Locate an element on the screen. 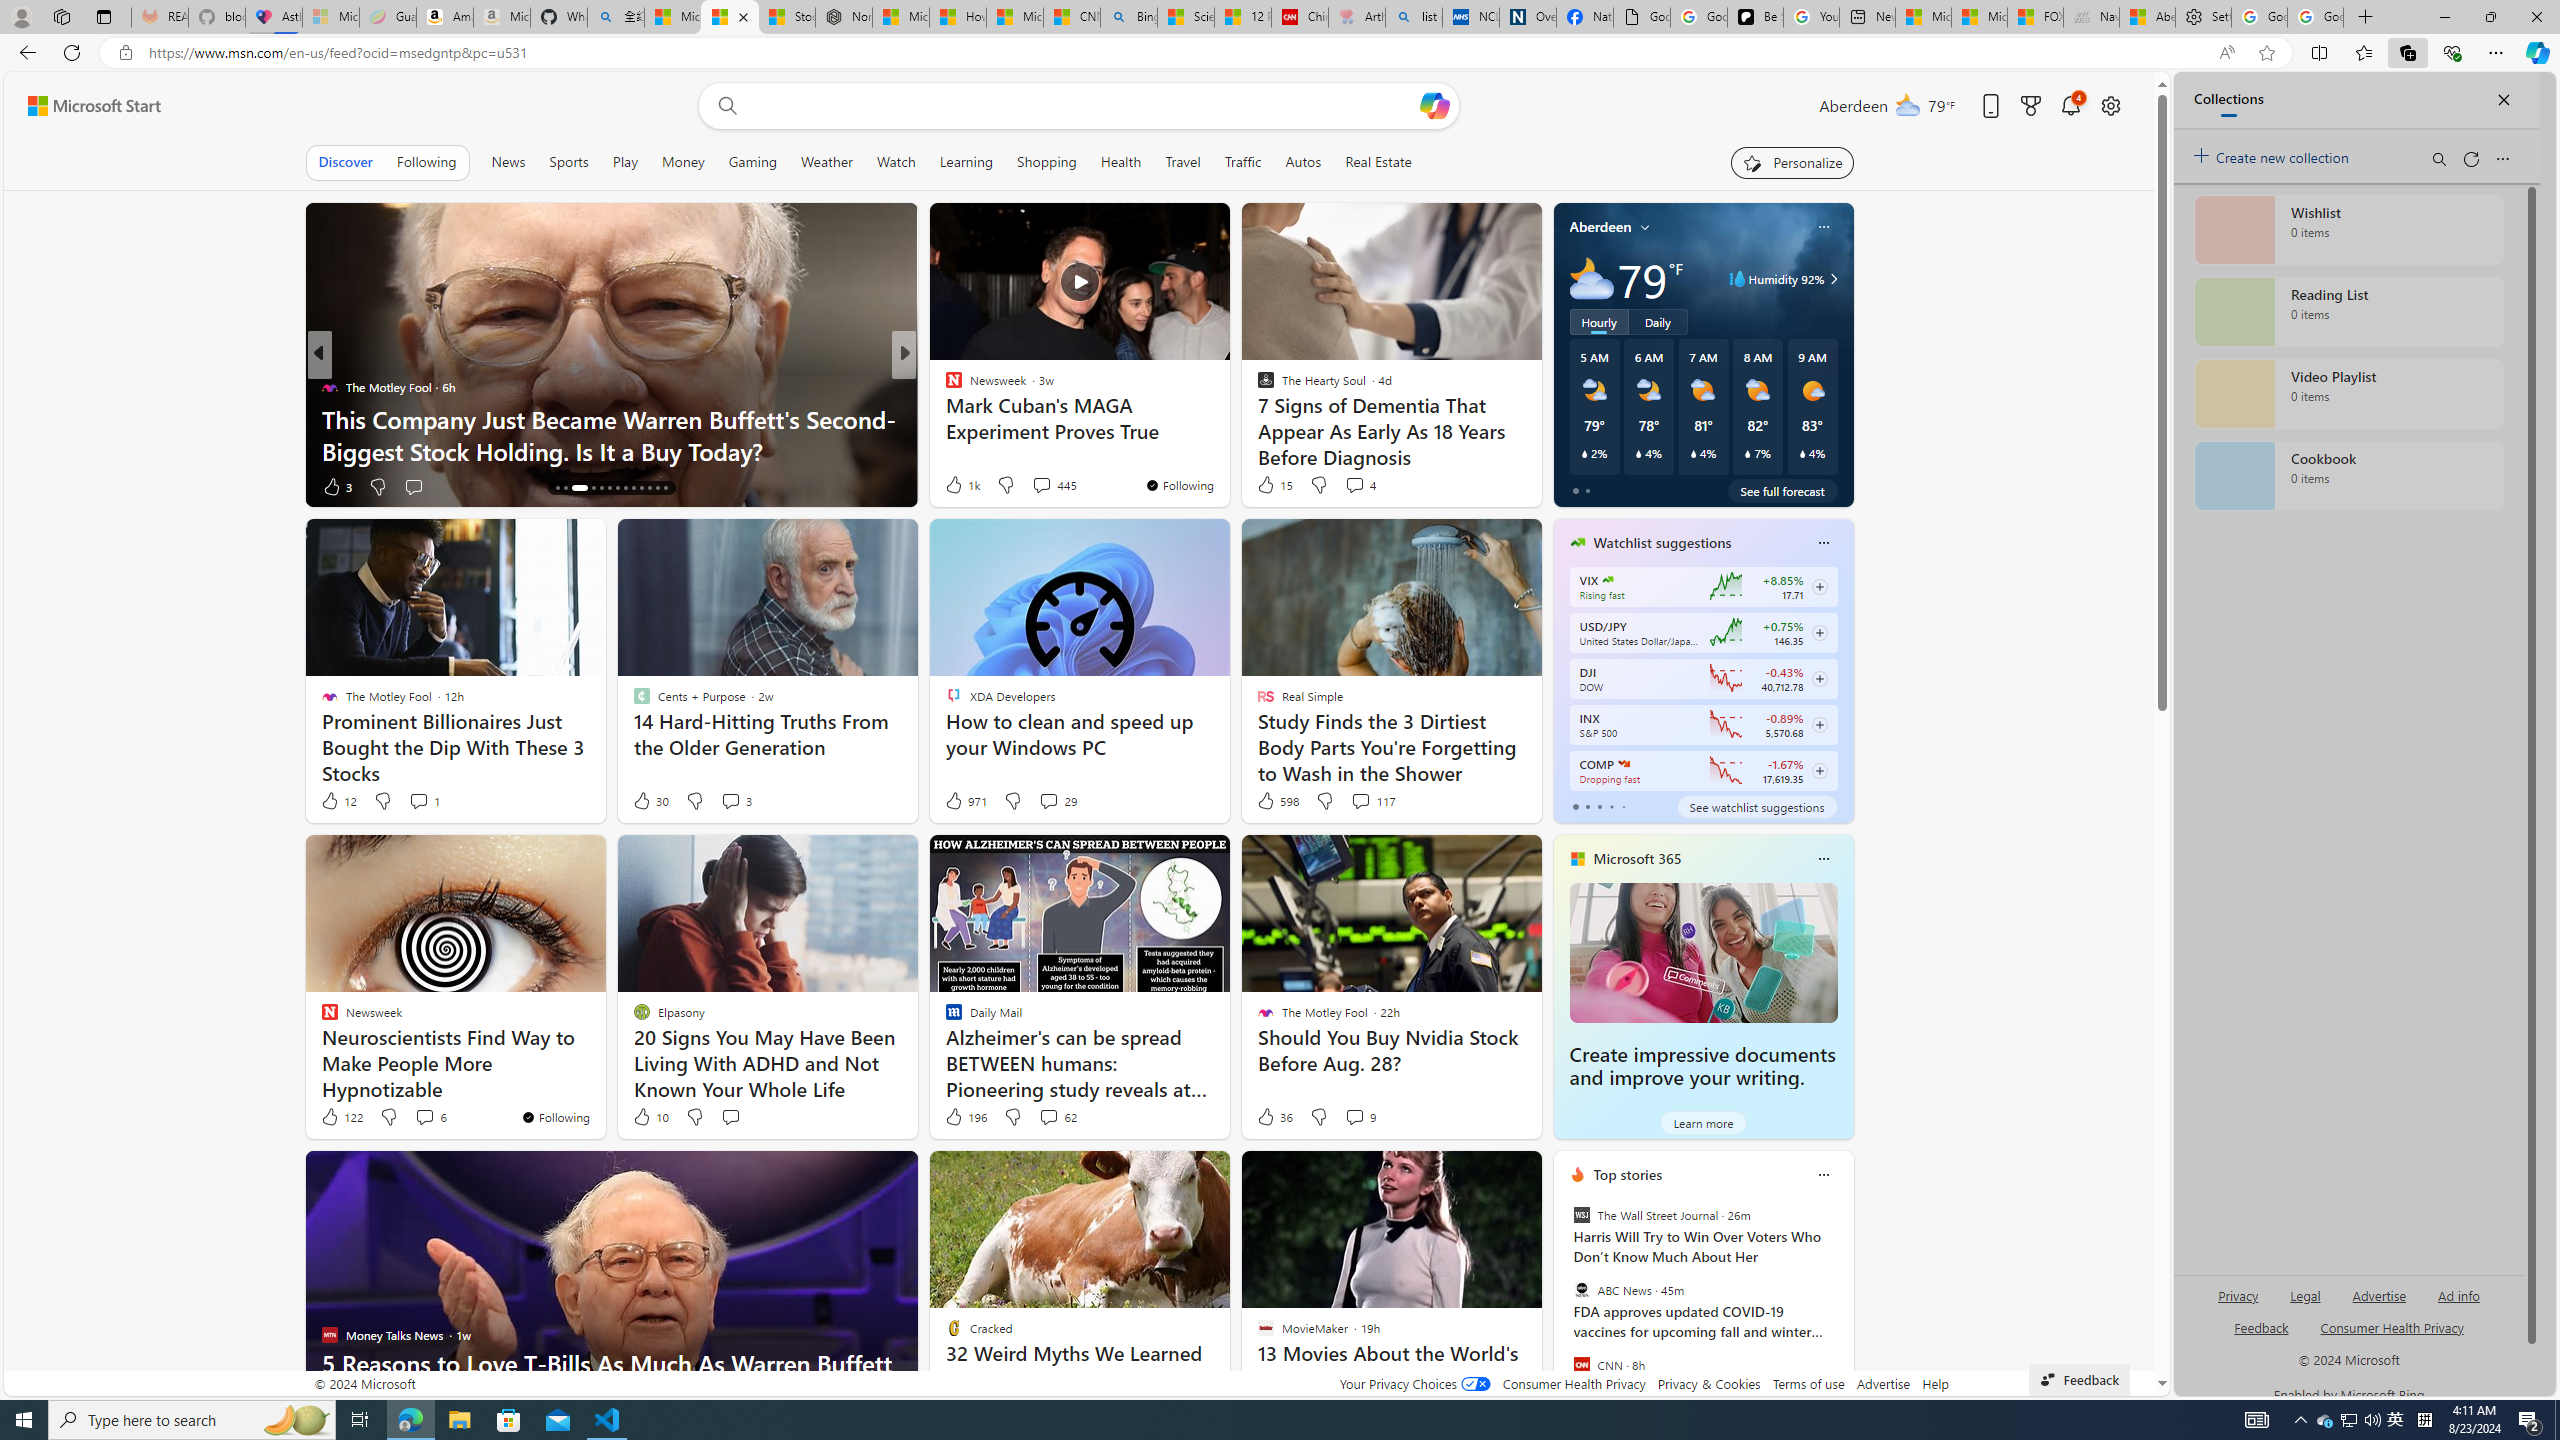 This screenshot has height=1440, width=2560. 'list of asthma inhalers uk - Search' is located at coordinates (1414, 16).